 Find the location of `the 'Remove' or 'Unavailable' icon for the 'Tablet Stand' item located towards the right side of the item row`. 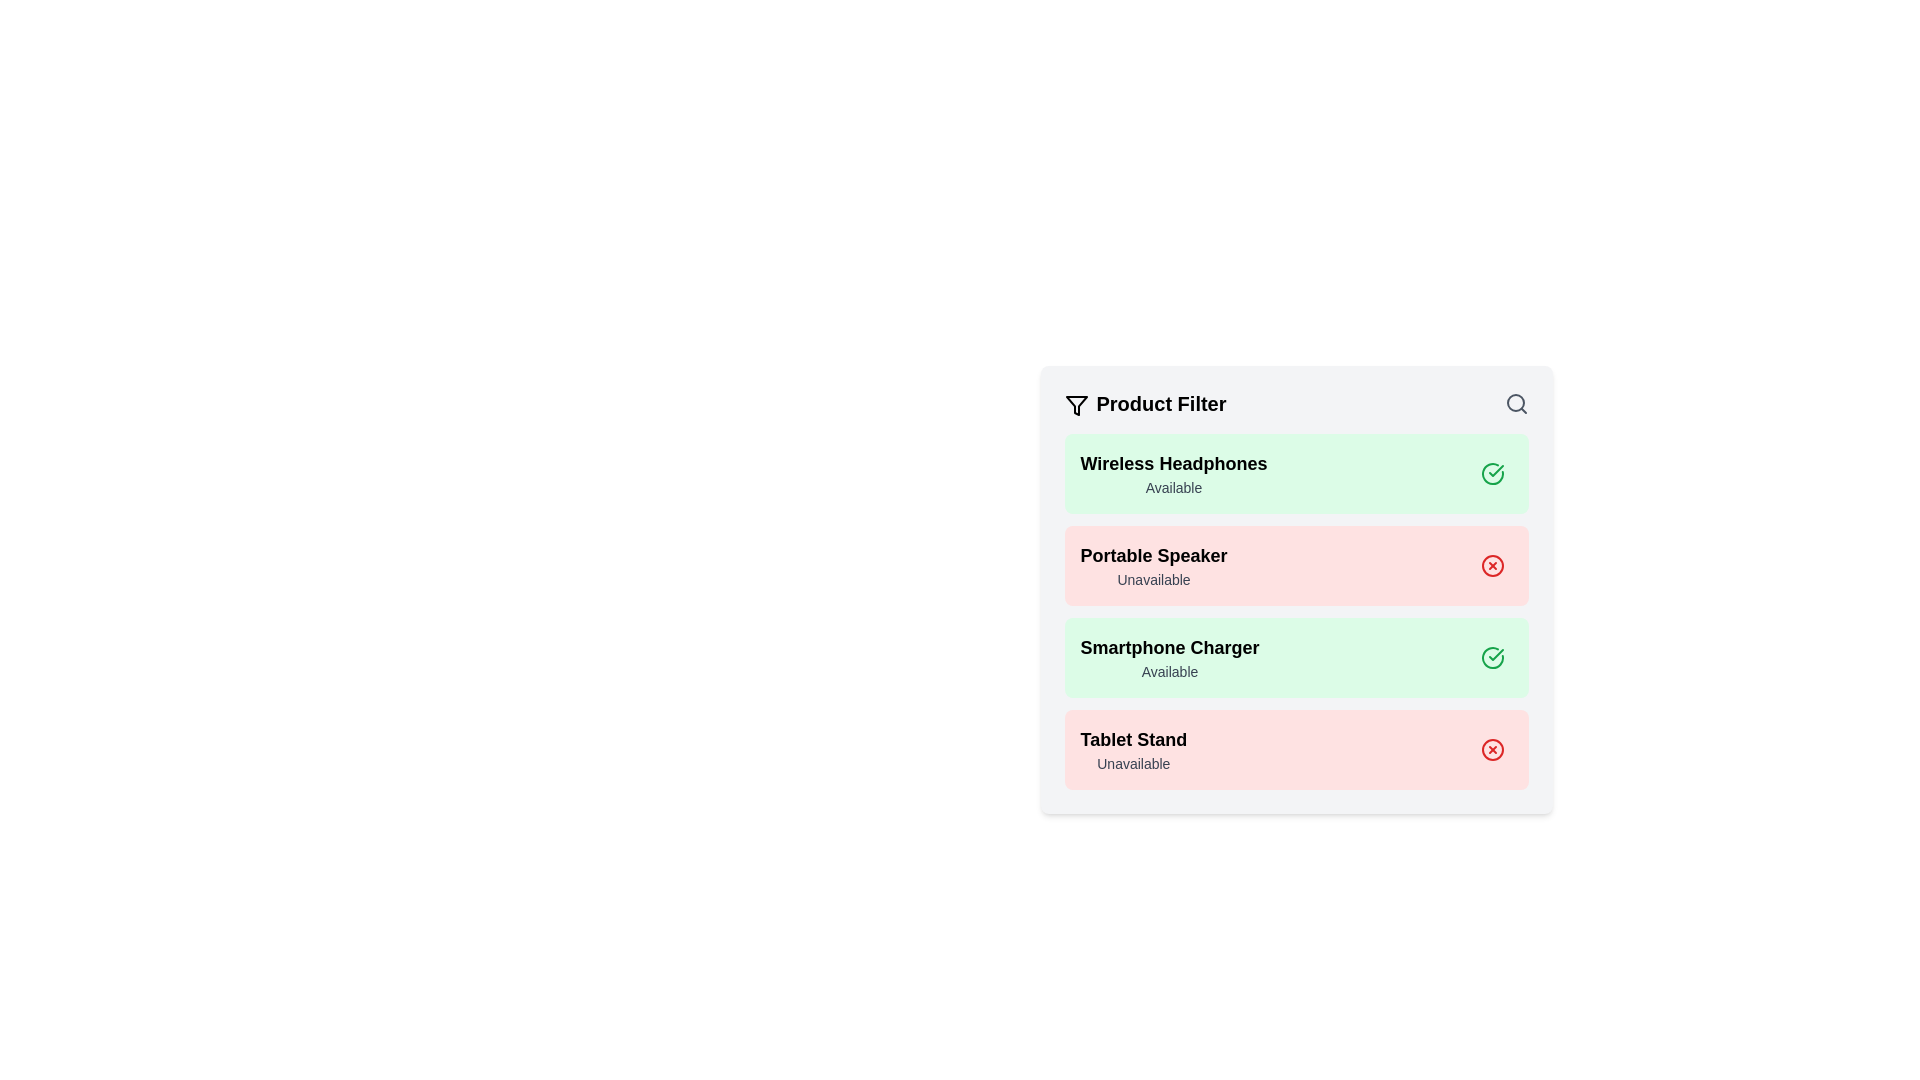

the 'Remove' or 'Unavailable' icon for the 'Tablet Stand' item located towards the right side of the item row is located at coordinates (1492, 749).